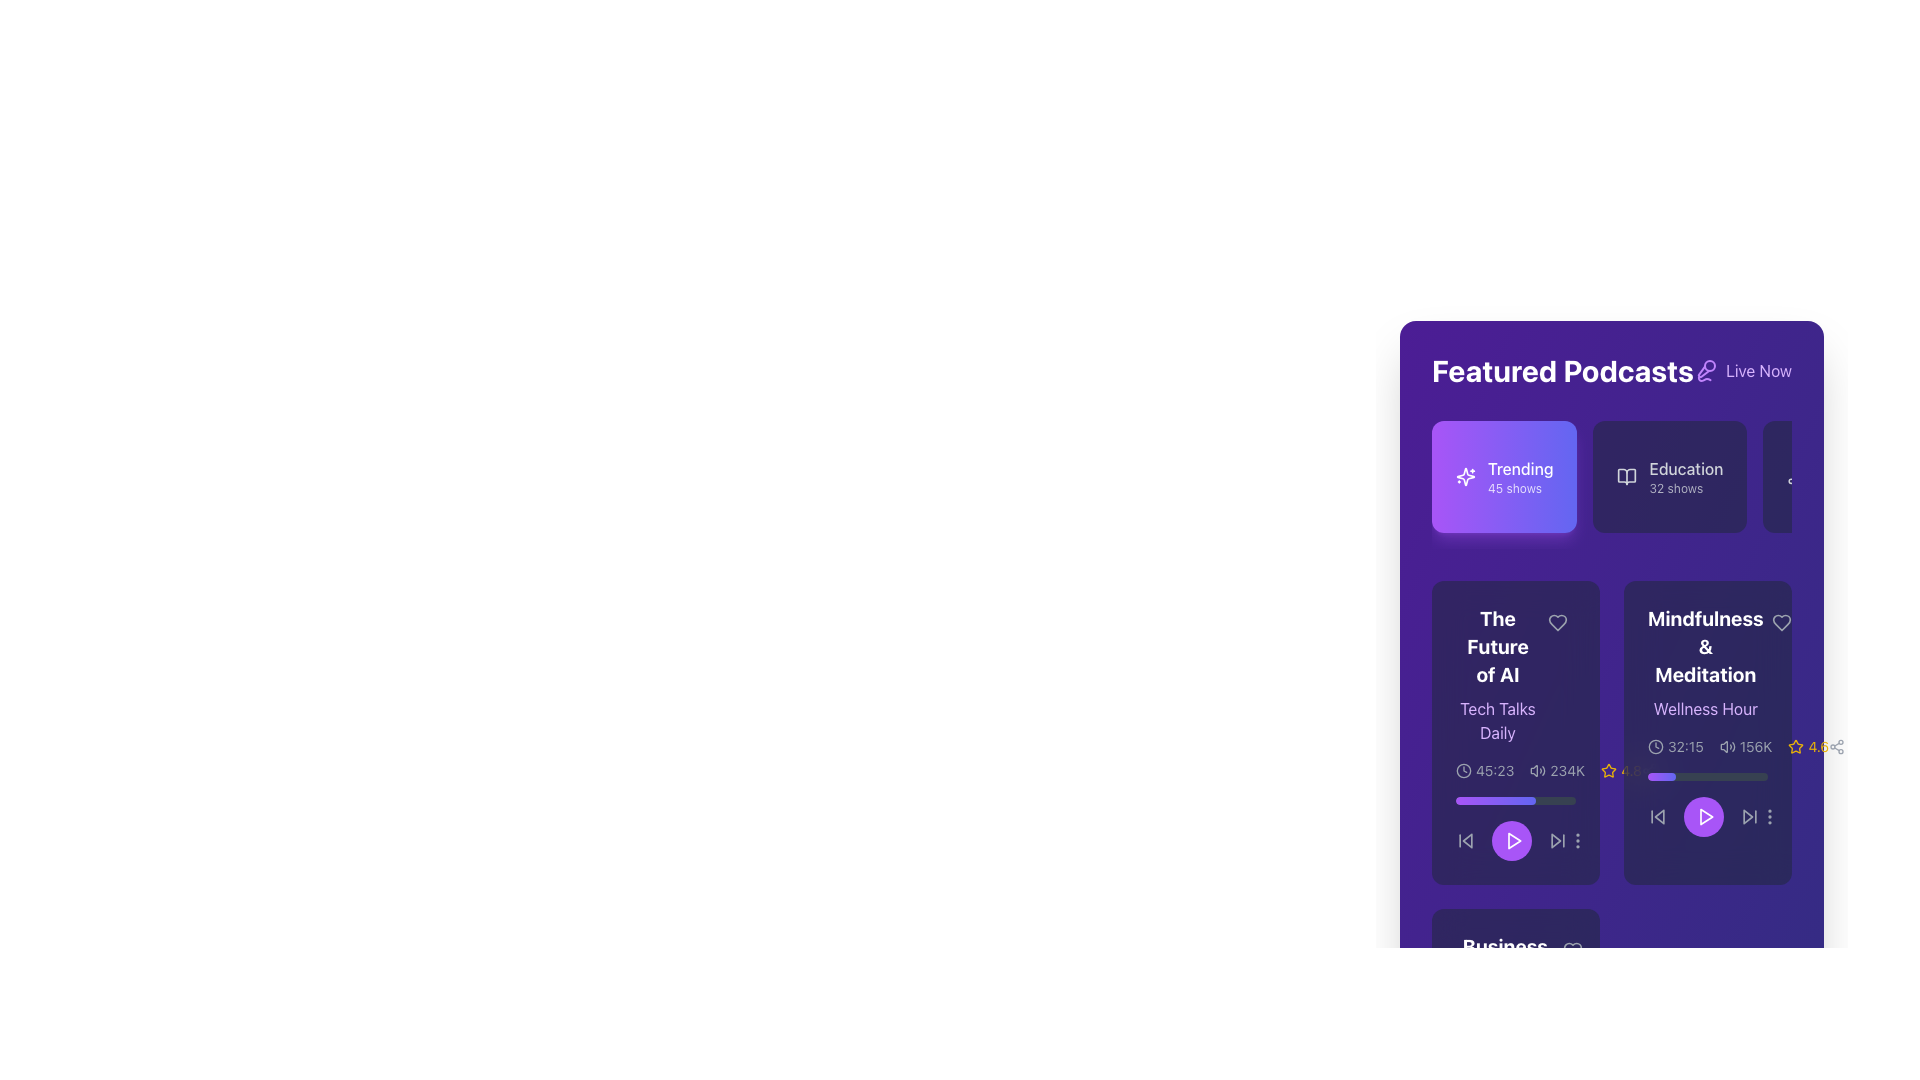  Describe the element at coordinates (1514, 840) in the screenshot. I see `the triangular-shaped play icon located within the circular context in the bottom center of the card labeled 'The Future of AI'` at that location.